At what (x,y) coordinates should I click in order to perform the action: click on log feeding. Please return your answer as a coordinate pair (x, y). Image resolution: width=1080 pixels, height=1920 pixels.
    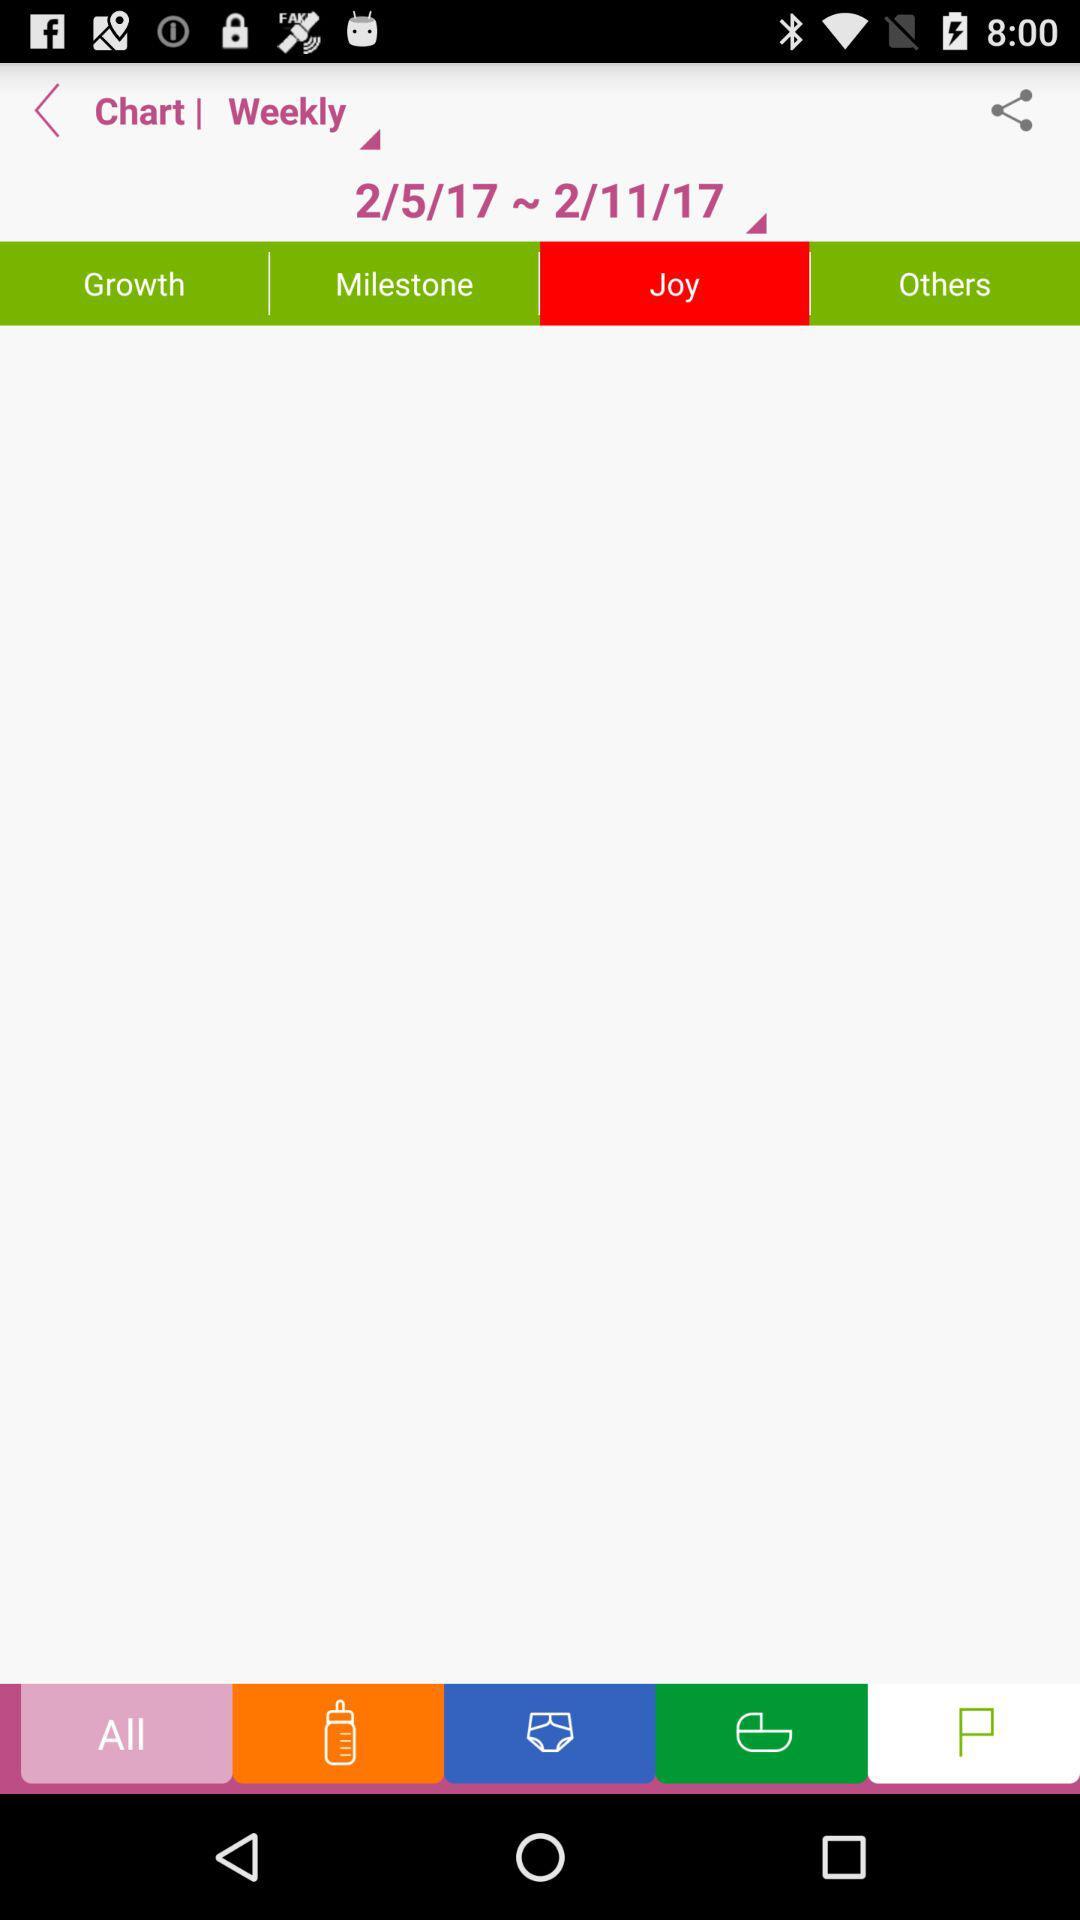
    Looking at the image, I should click on (337, 1737).